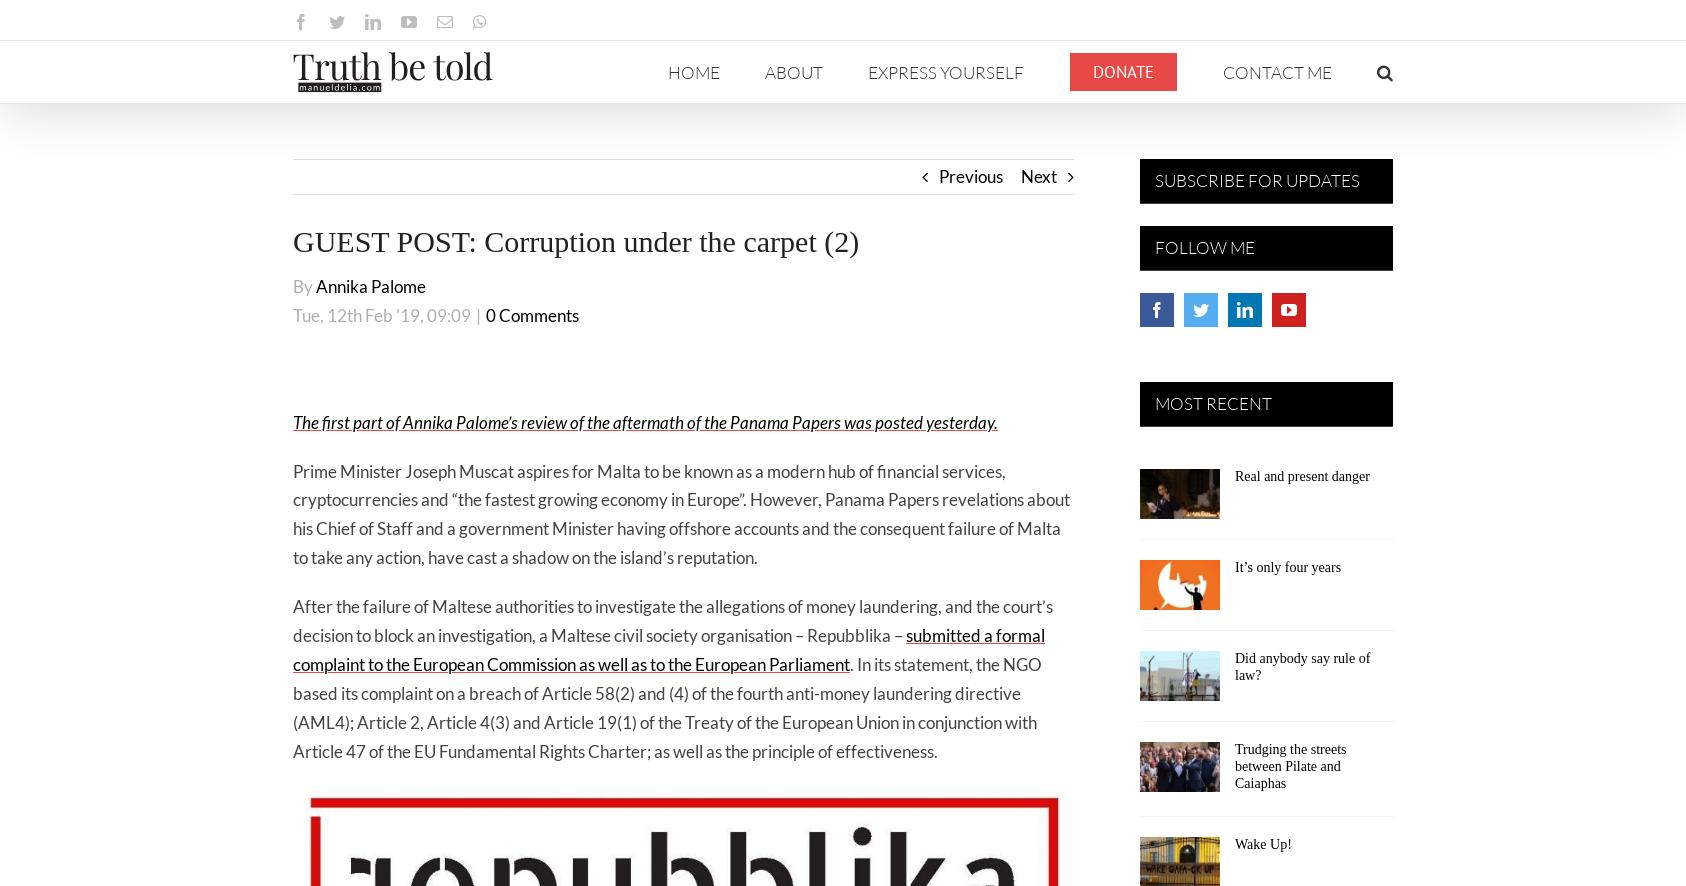  I want to click on 'GUEST POST: Corruption under the carpet (2)', so click(574, 240).